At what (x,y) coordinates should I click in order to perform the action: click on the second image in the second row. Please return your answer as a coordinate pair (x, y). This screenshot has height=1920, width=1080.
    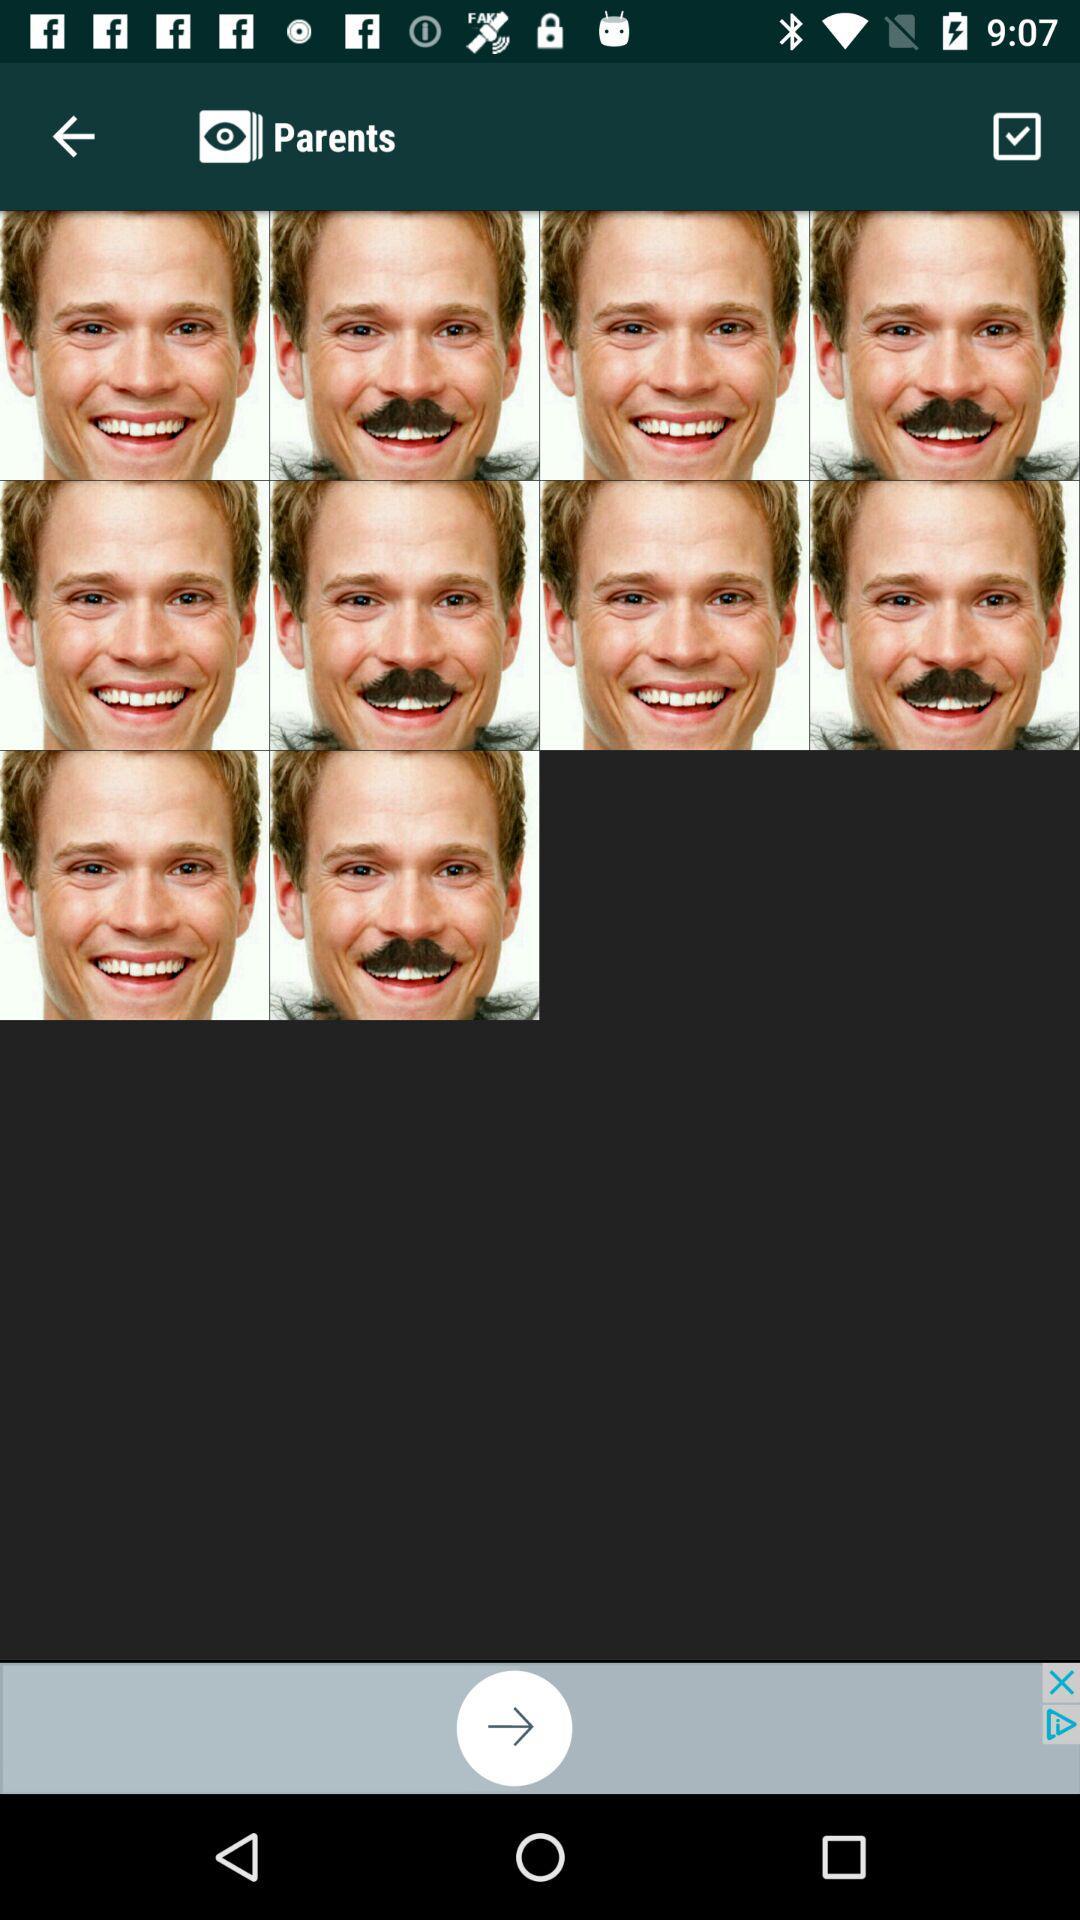
    Looking at the image, I should click on (404, 614).